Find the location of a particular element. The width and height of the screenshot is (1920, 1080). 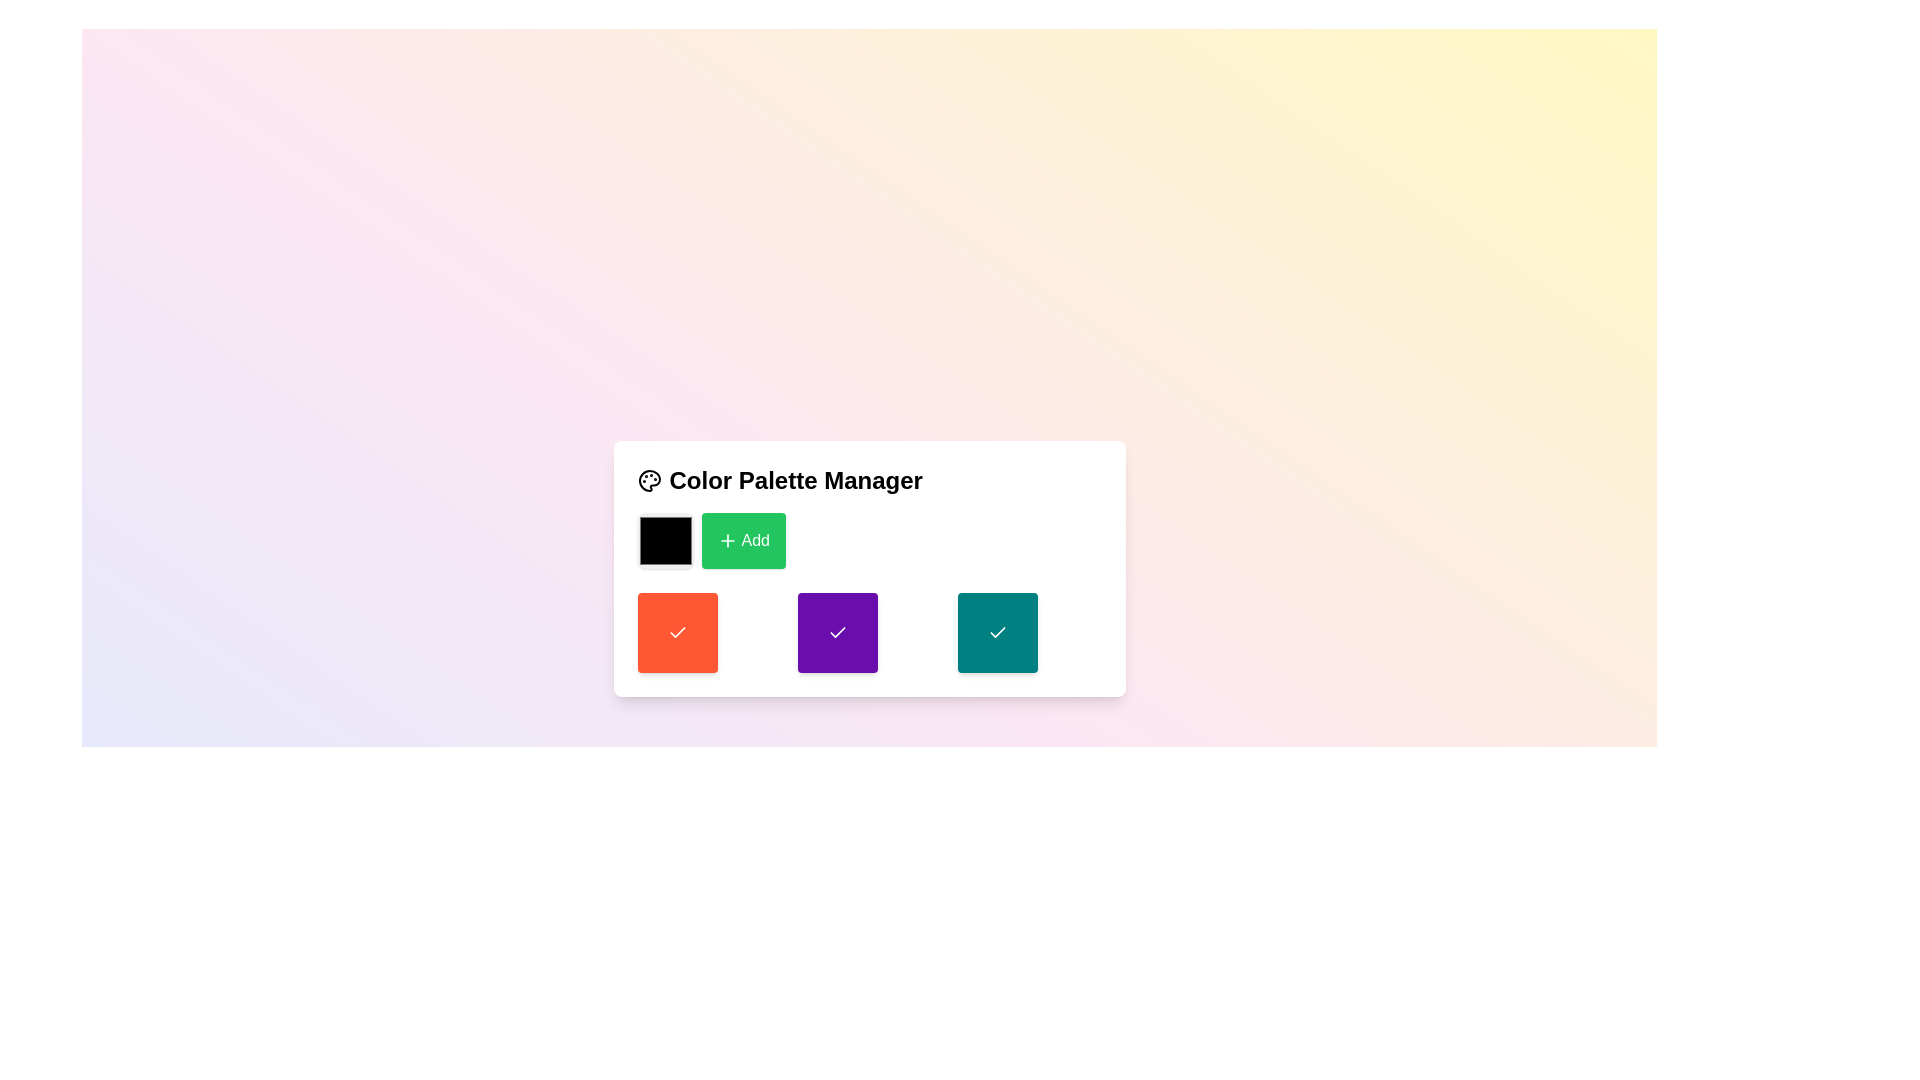

the color picker element that represents the color black is located at coordinates (665, 540).